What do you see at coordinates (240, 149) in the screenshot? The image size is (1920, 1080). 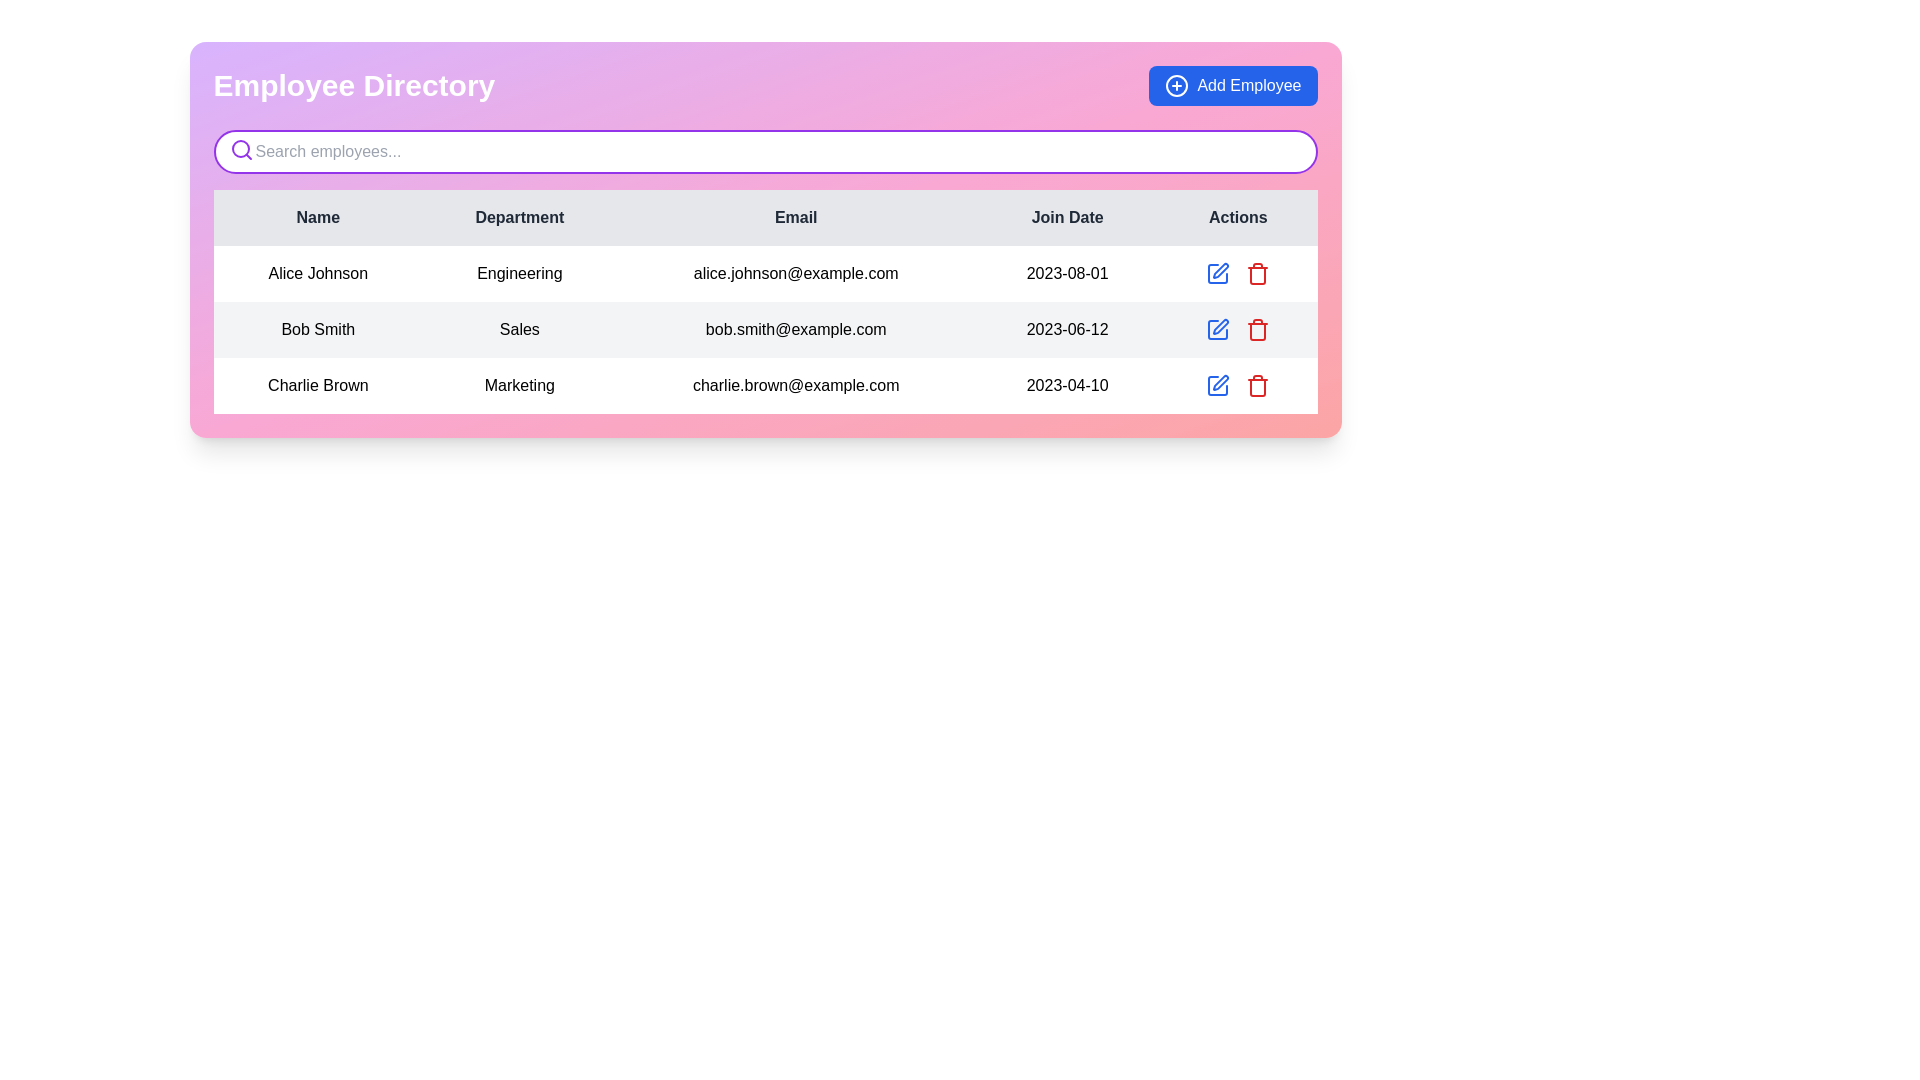 I see `the search icon, which is styled as a magnifying glass and located to the left of the employee search input field` at bounding box center [240, 149].